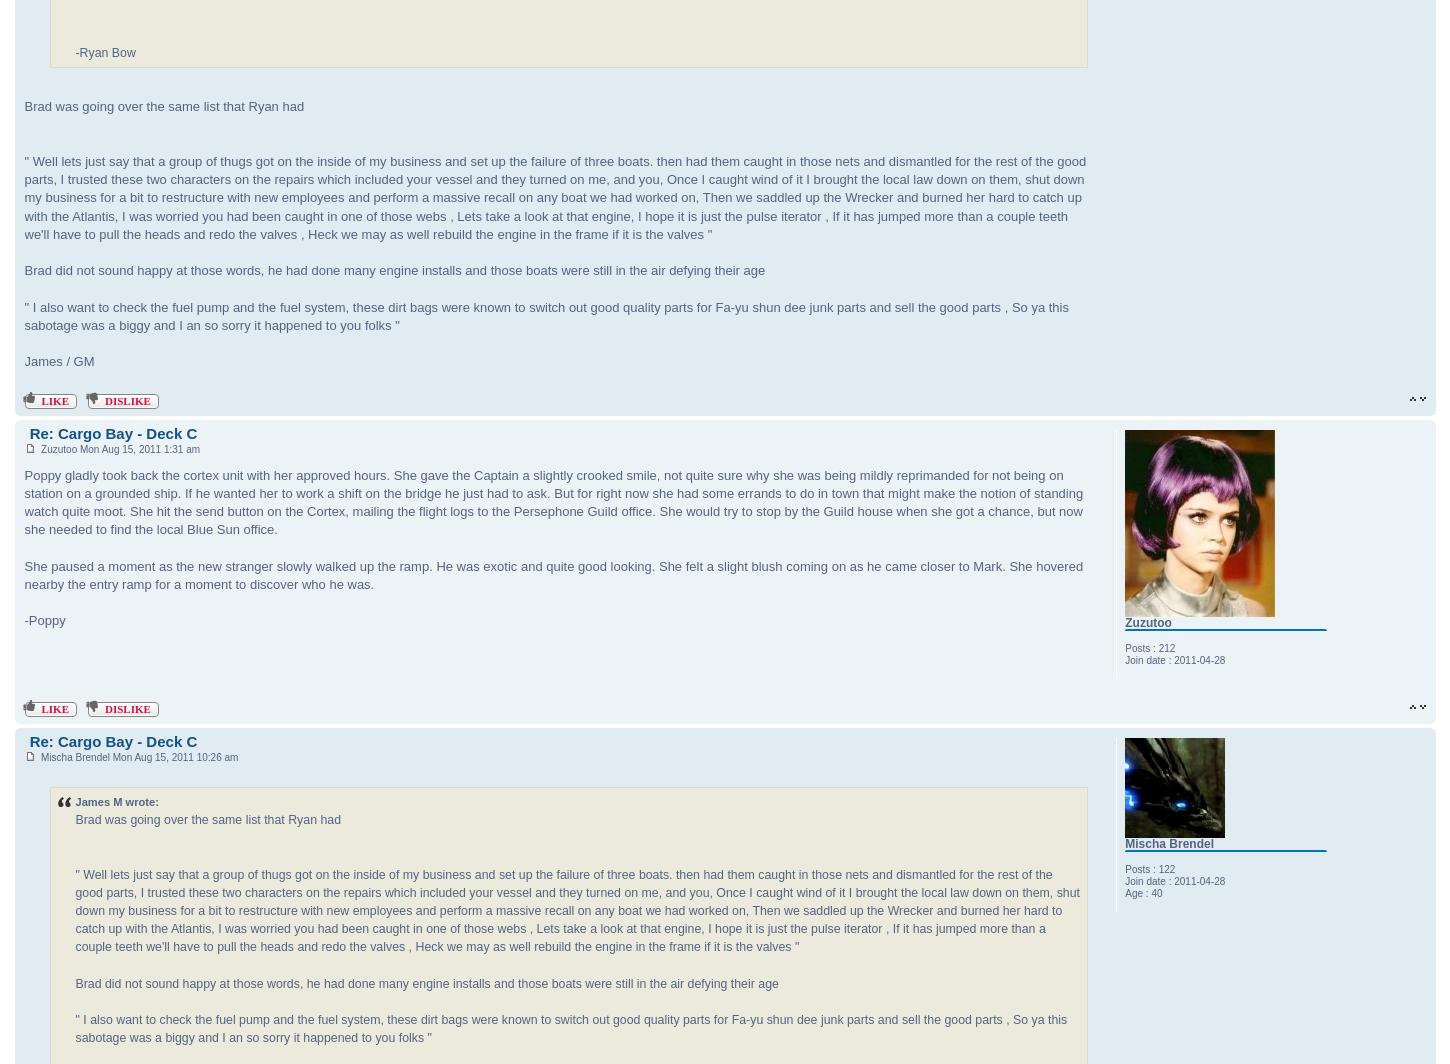 This screenshot has width=1450, height=1064. What do you see at coordinates (553, 501) in the screenshot?
I see `'Poppy gladly took back the cortex unit with her approved hours. She gave the Captain a slightly crooked smile, not quite sure why she was being mildly reprimanded for not being on station on a grounded ship. If he wanted her to work a shift on the bridge he just had to ask. But for right now she had some errands to do in town that might make the notion of standing watch quite moot. She hit the send button on the Cortex, mailing the flight logs to the Persephone Guild office. She would try to stop by the Guild house when she got a chance, but now she needed to find the local Blue Sun office.'` at bounding box center [553, 501].